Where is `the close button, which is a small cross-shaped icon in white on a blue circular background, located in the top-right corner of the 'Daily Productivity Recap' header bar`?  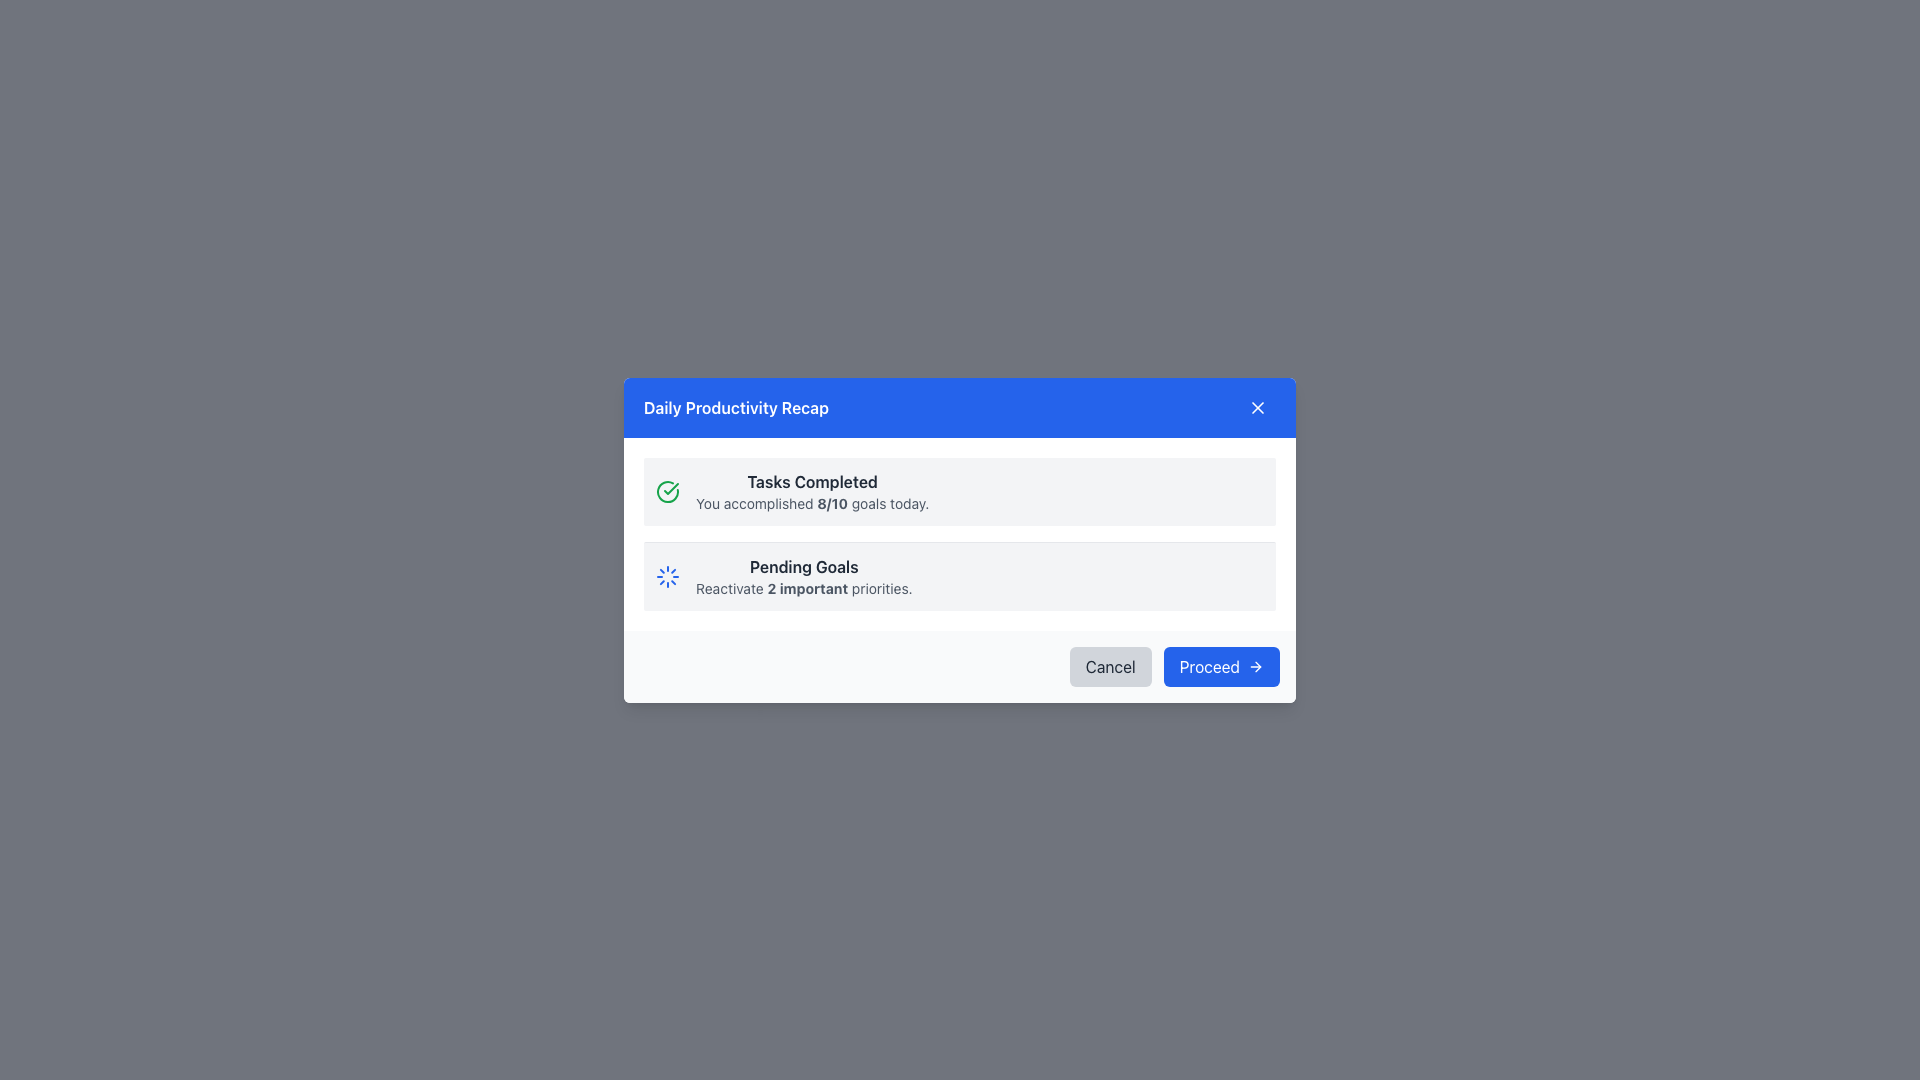
the close button, which is a small cross-shaped icon in white on a blue circular background, located in the top-right corner of the 'Daily Productivity Recap' header bar is located at coordinates (1256, 406).